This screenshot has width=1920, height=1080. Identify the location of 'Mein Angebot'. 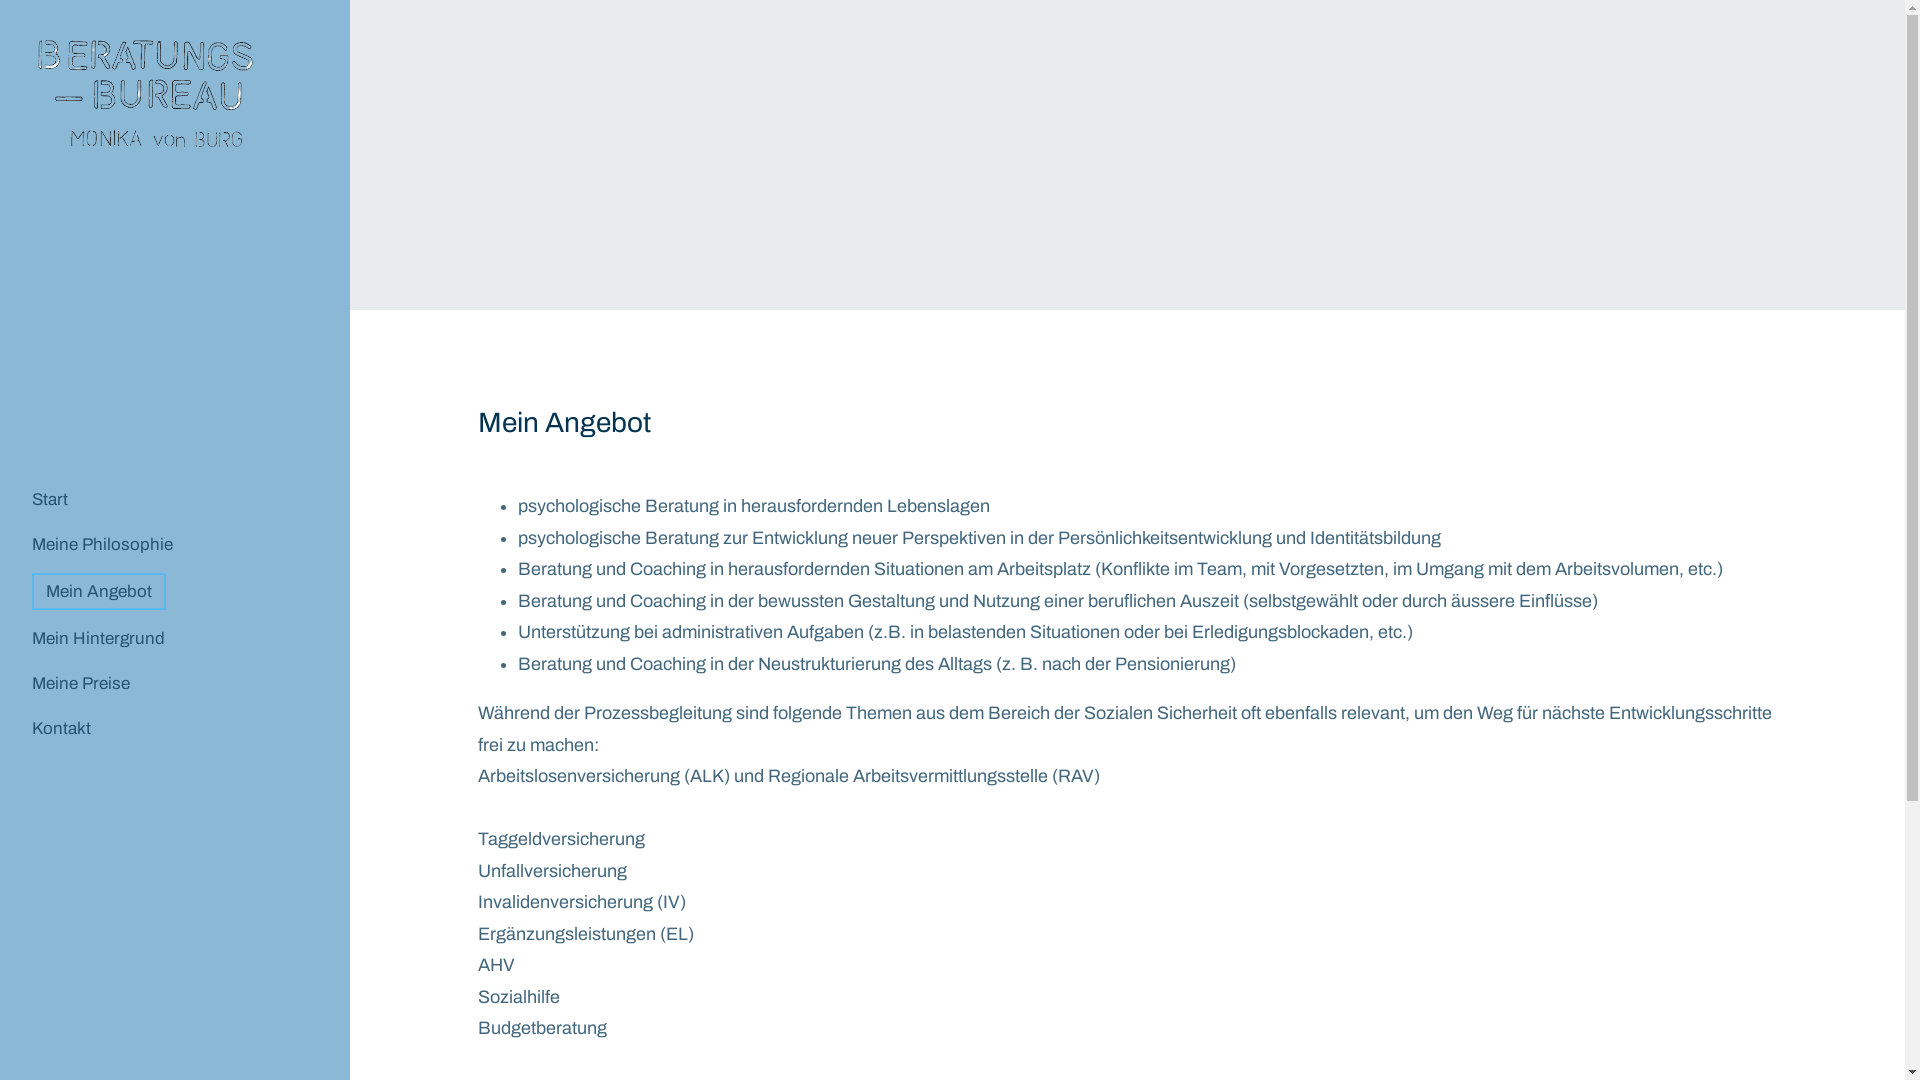
(98, 590).